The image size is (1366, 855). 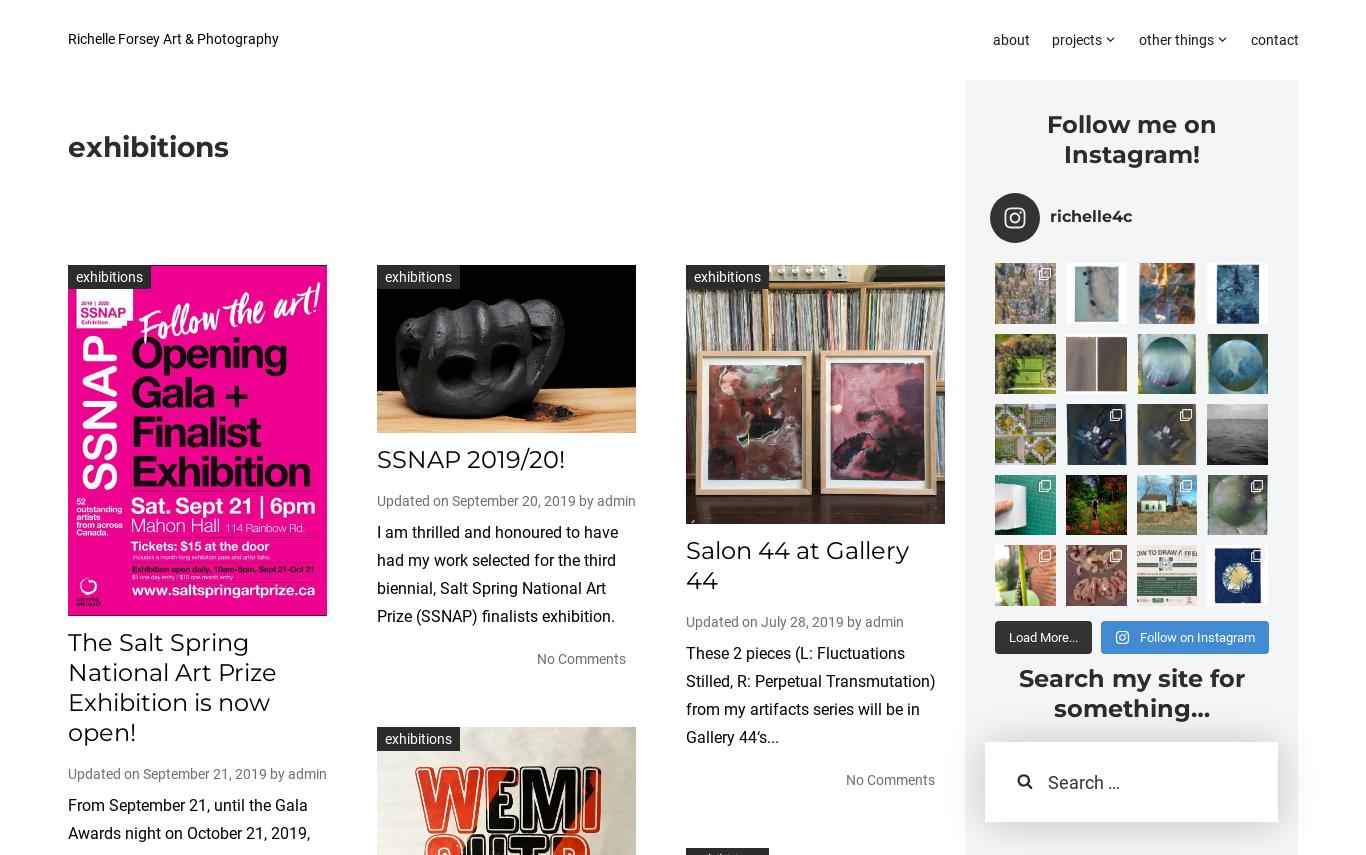 What do you see at coordinates (204, 773) in the screenshot?
I see `'September 21, 2019'` at bounding box center [204, 773].